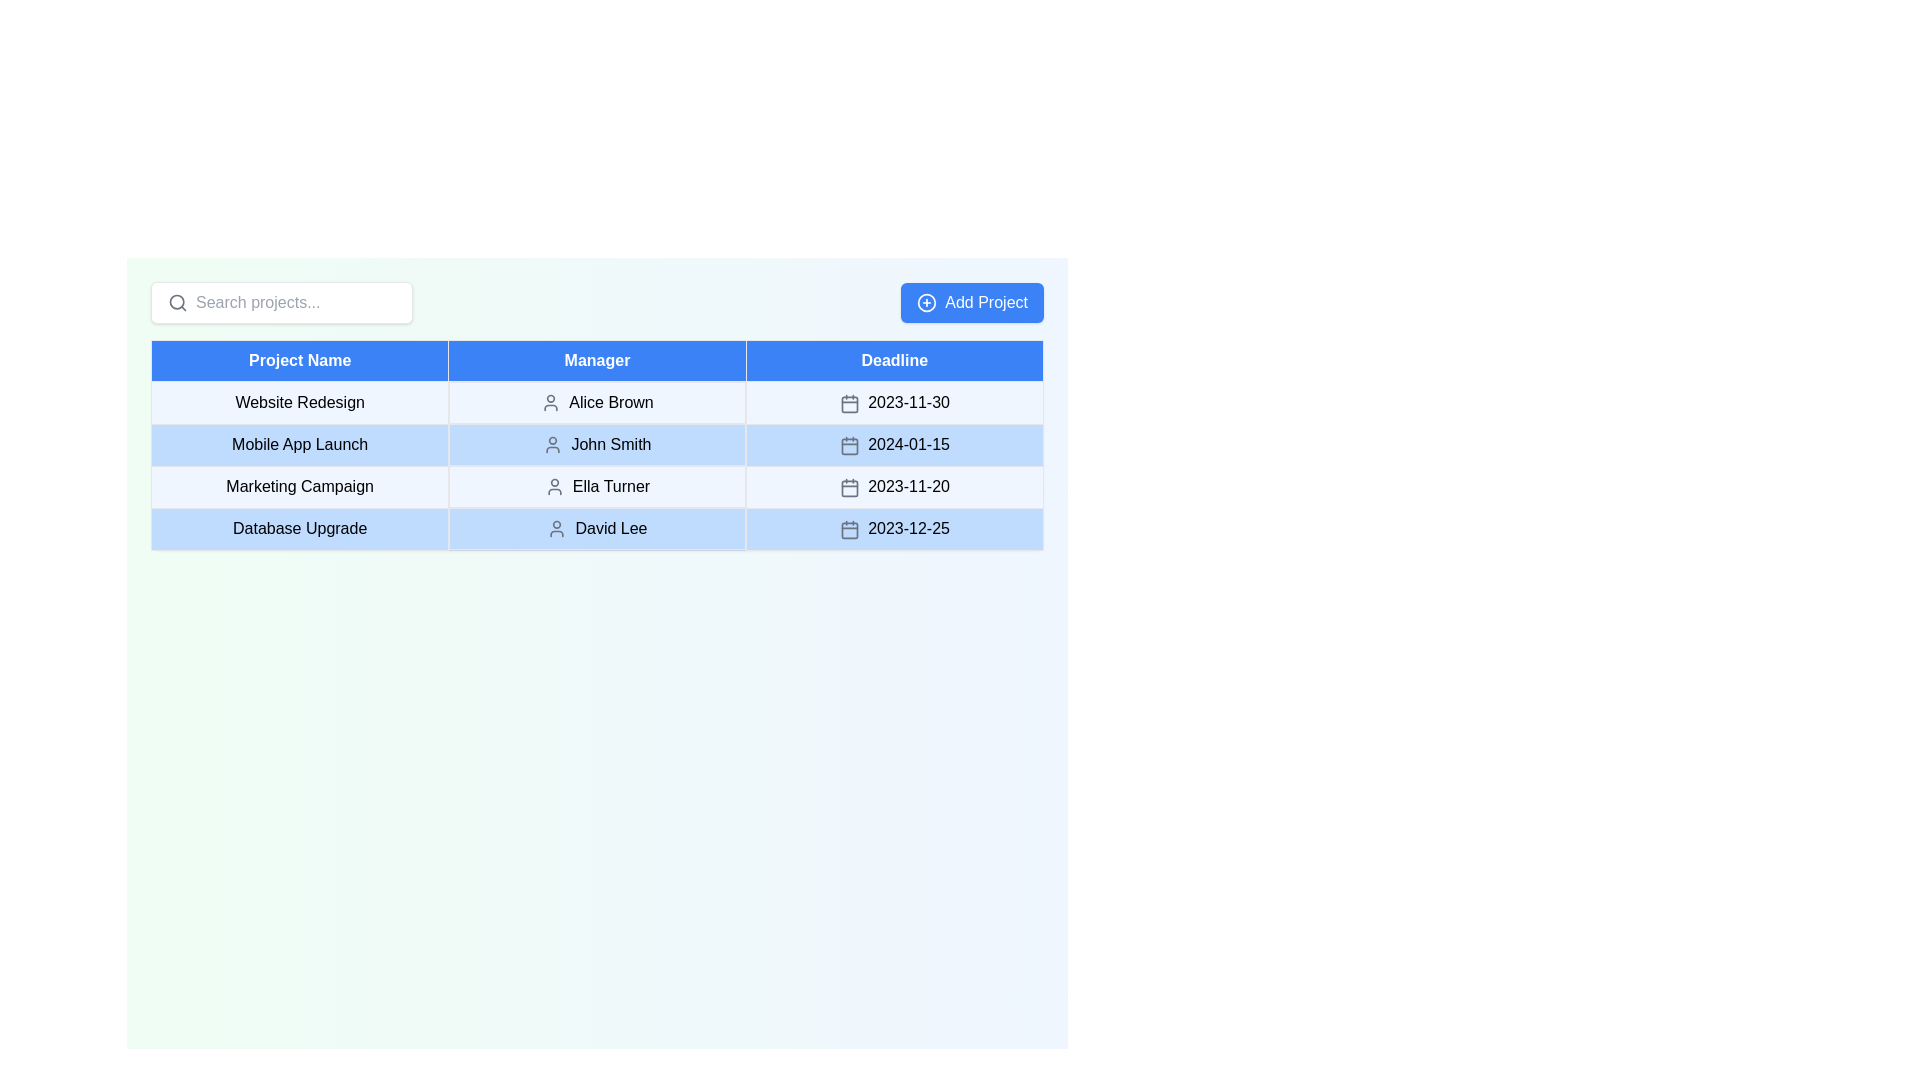 This screenshot has width=1920, height=1080. What do you see at coordinates (596, 486) in the screenshot?
I see `the third row of the project schedule table` at bounding box center [596, 486].